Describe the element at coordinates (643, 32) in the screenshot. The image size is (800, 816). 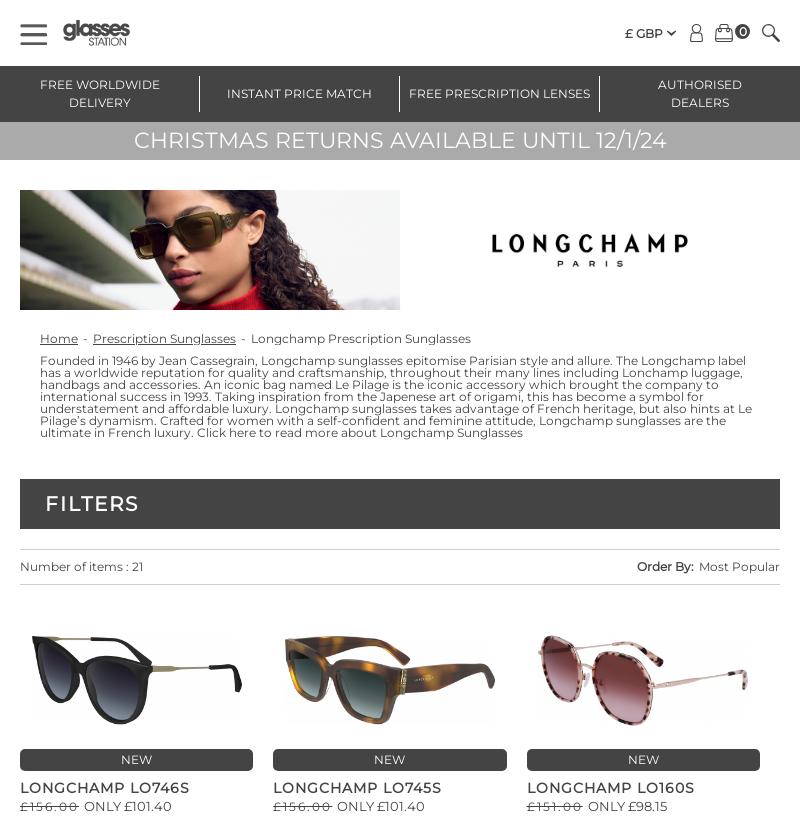
I see `'£ GBP'` at that location.